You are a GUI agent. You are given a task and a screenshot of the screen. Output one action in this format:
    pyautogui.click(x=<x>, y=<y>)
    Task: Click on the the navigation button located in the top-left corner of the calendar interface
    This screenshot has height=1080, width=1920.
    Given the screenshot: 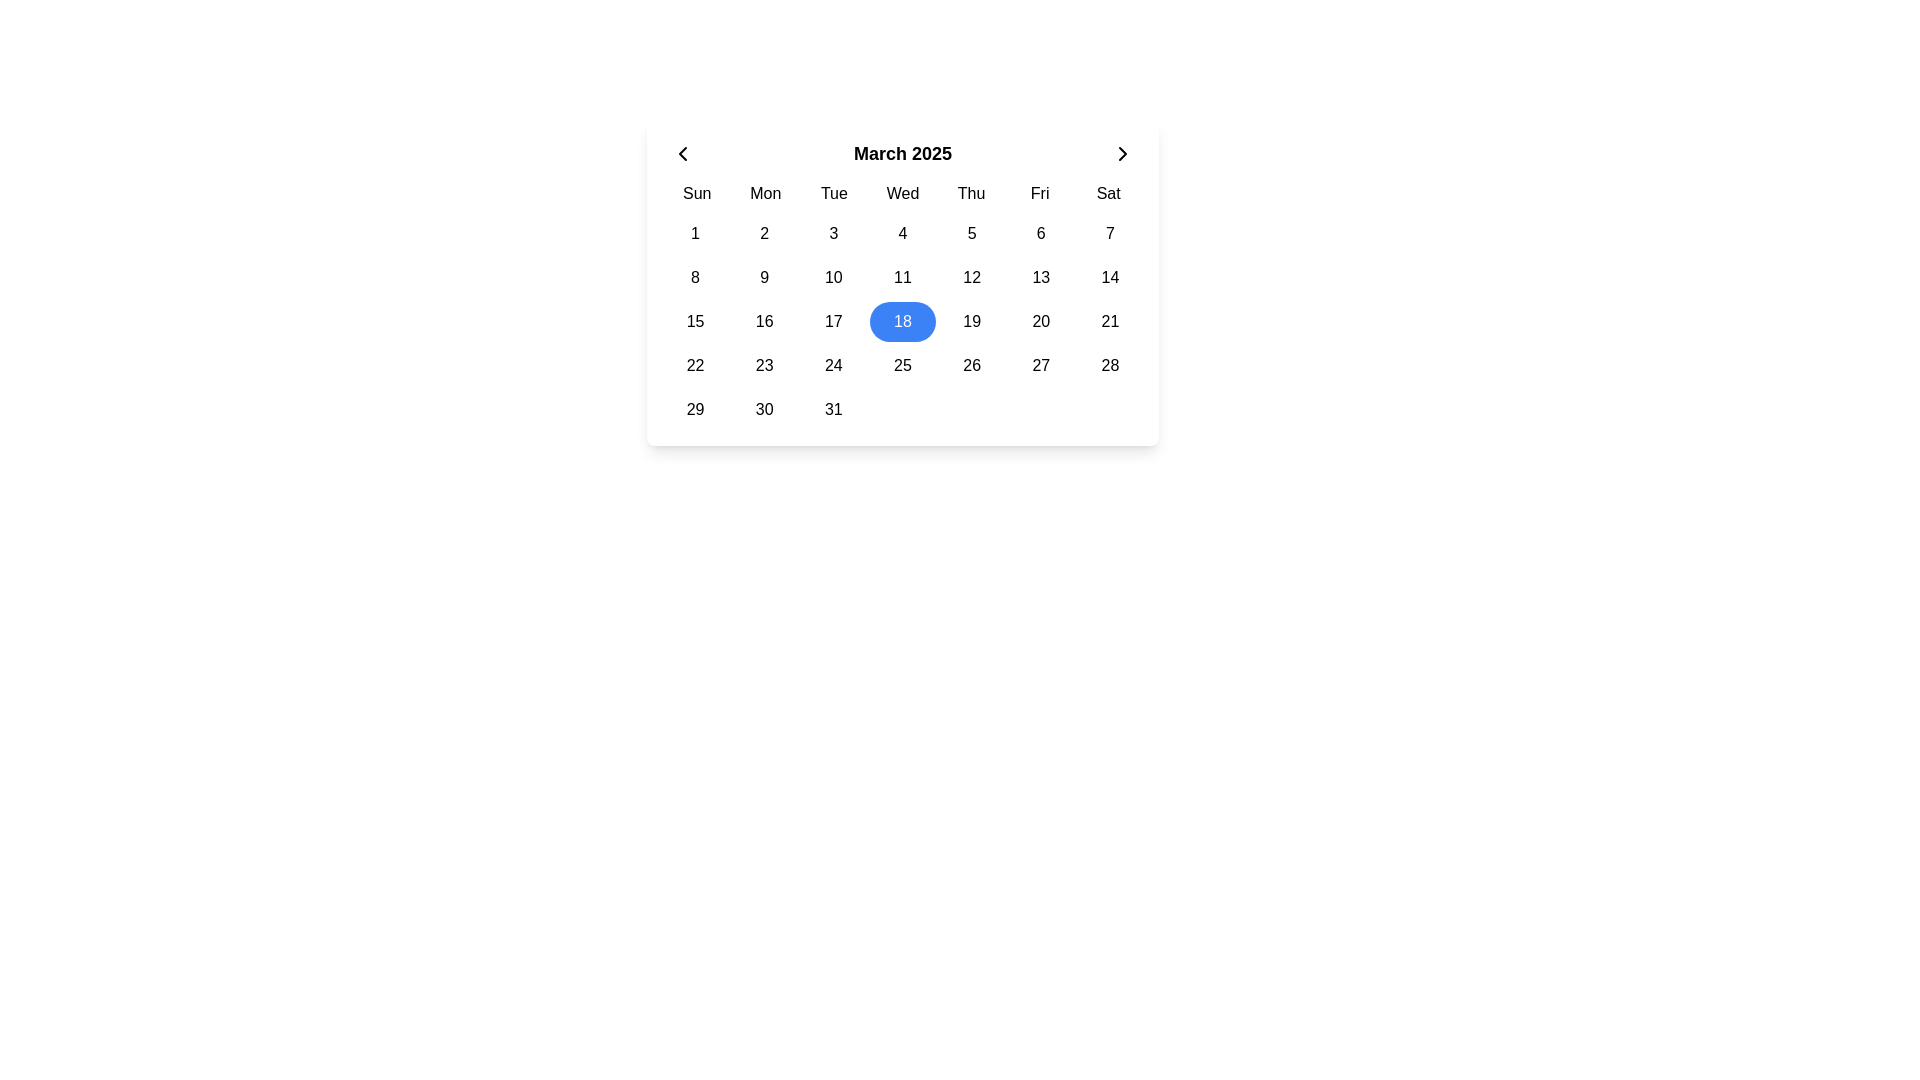 What is the action you would take?
    pyautogui.click(x=682, y=153)
    